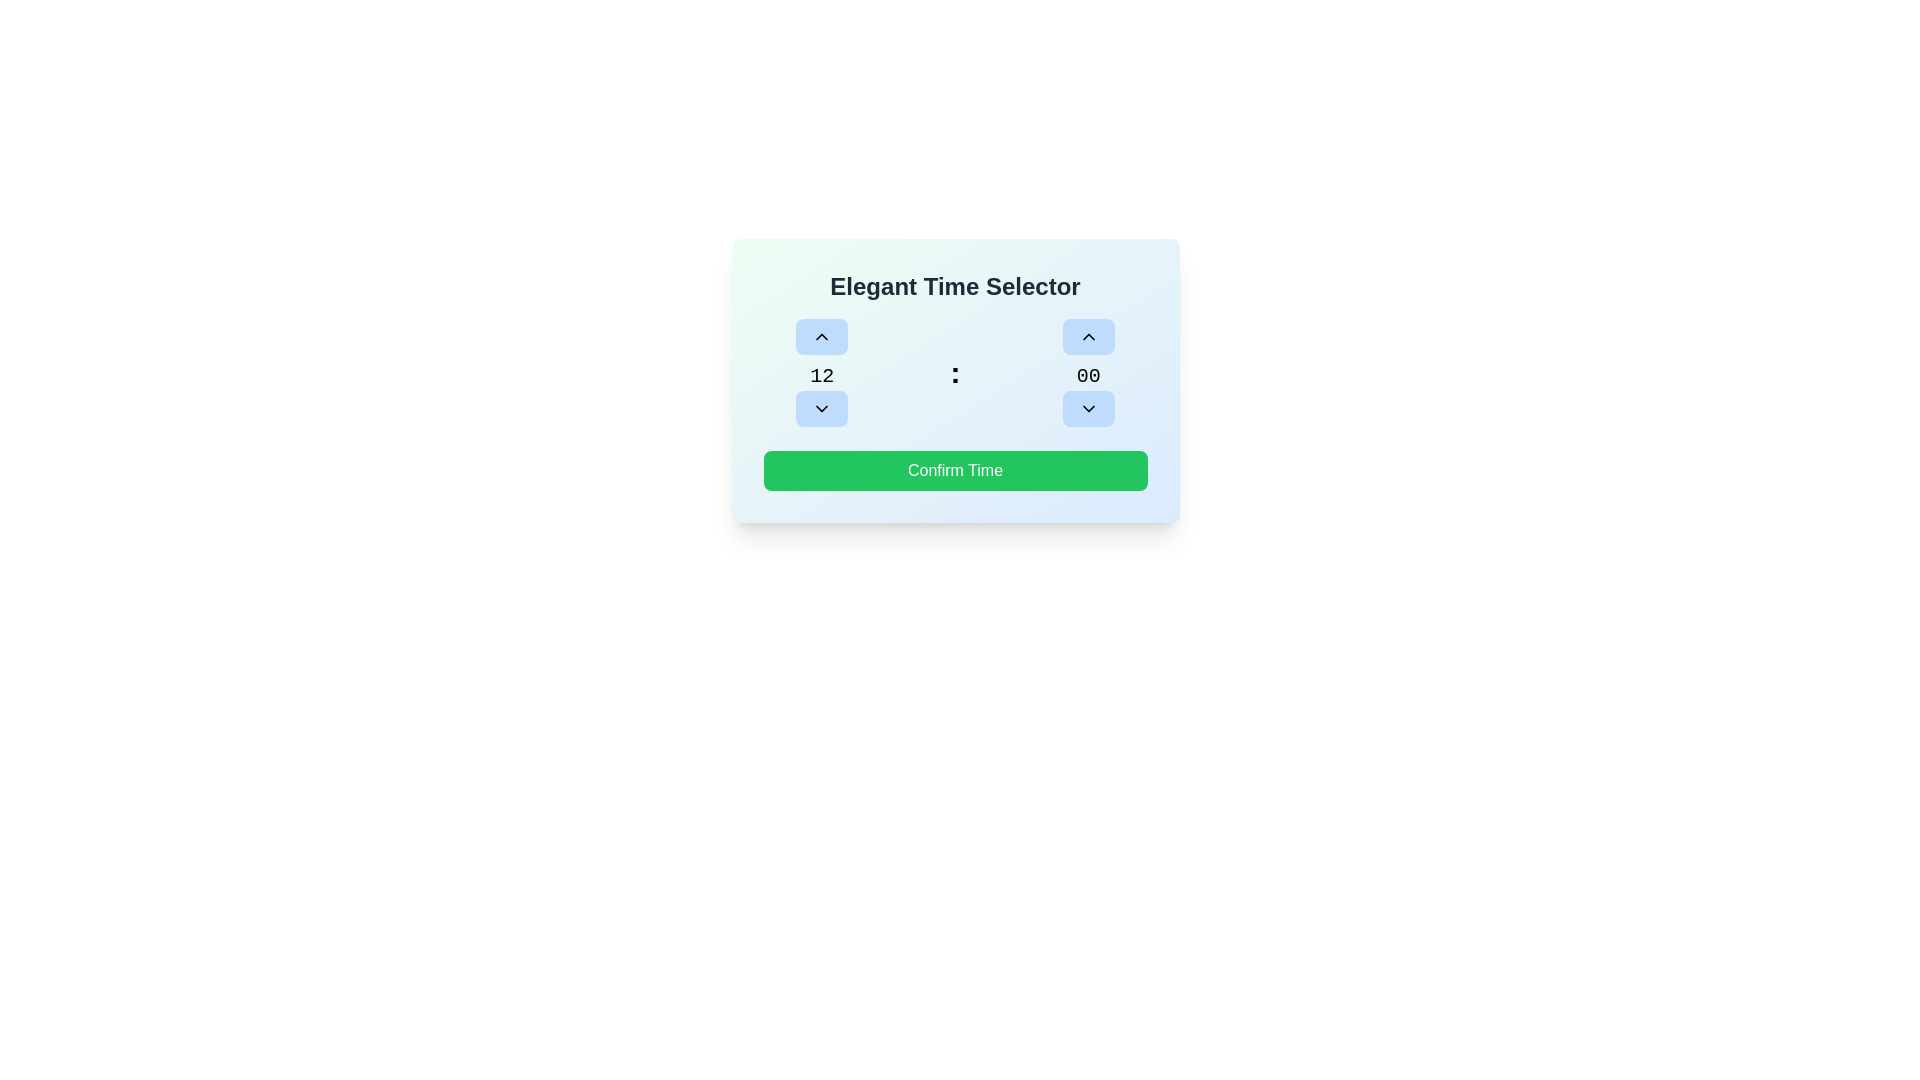 Image resolution: width=1920 pixels, height=1080 pixels. Describe the element at coordinates (954, 381) in the screenshot. I see `the time selector component that includes a title, adjustable time display, and a 'Confirm Time' button` at that location.